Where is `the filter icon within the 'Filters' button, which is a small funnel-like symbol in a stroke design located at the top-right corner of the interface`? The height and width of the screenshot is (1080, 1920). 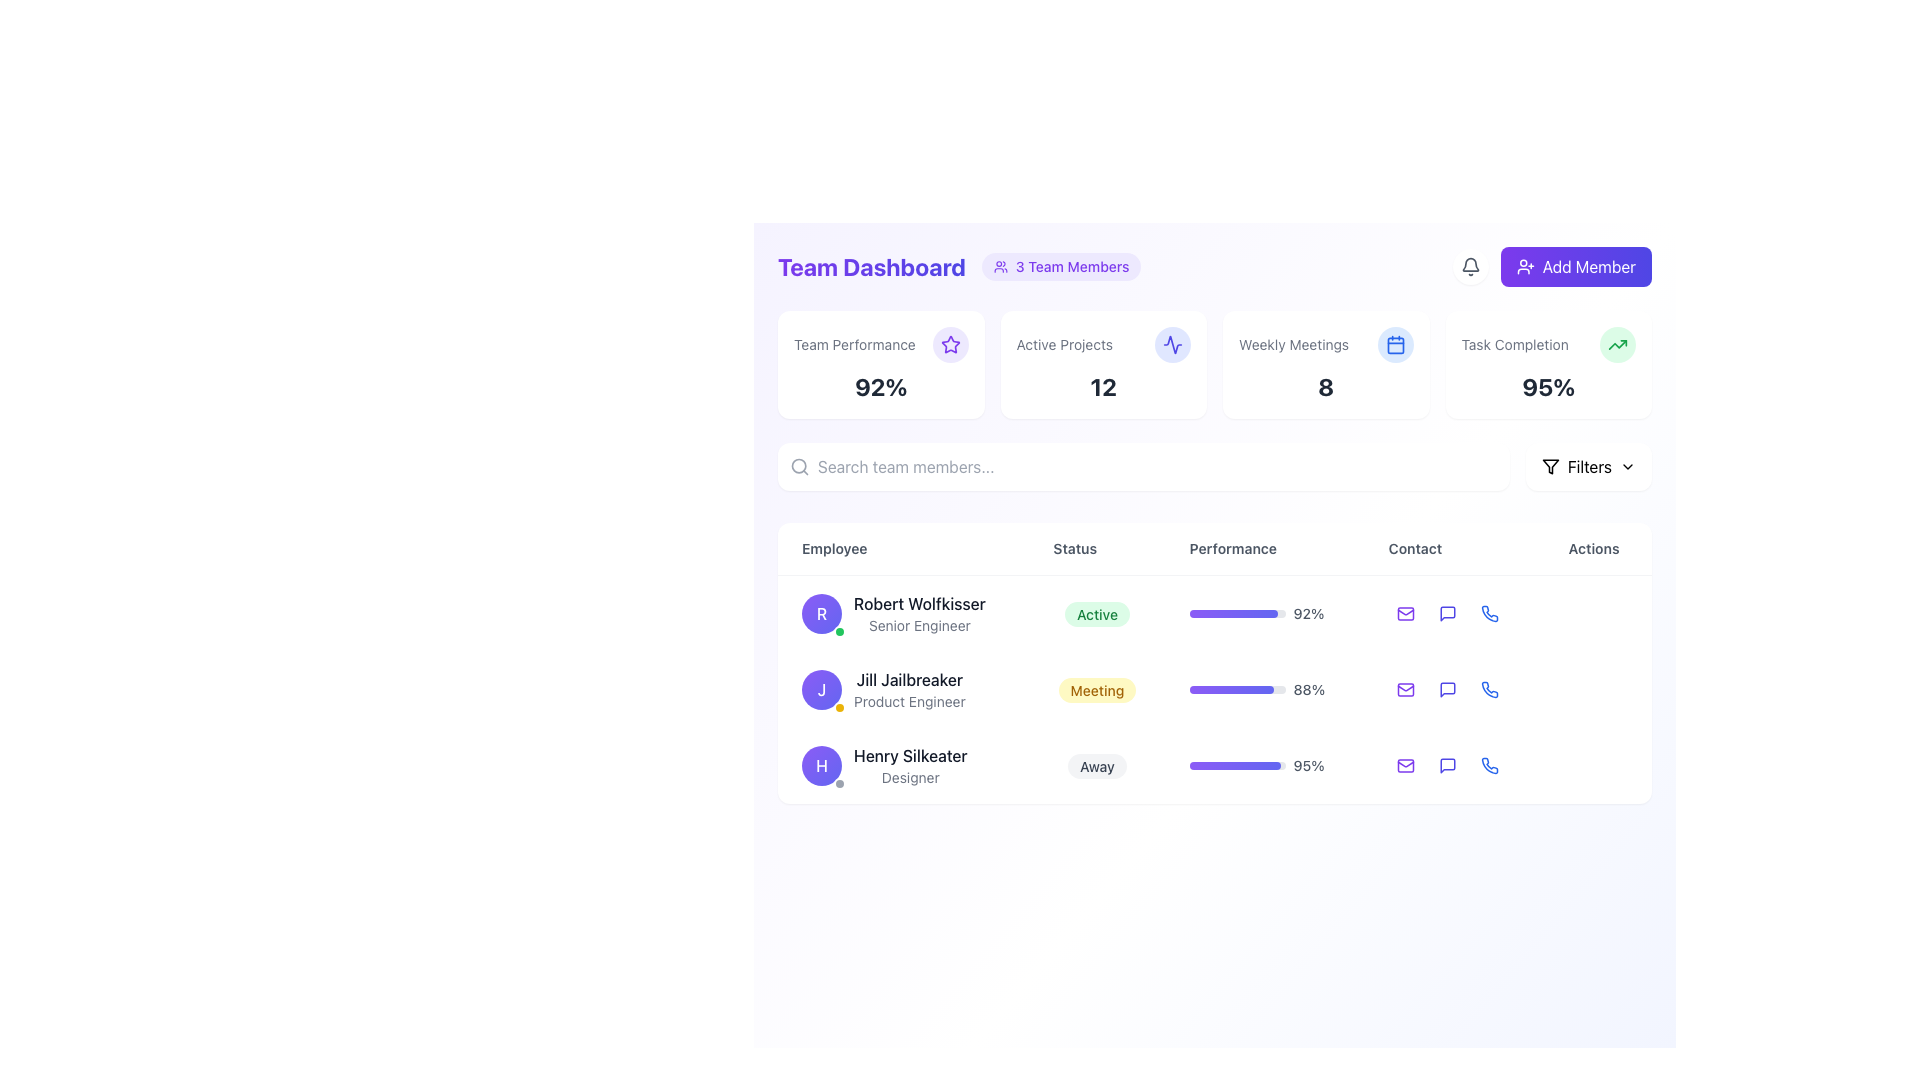
the filter icon within the 'Filters' button, which is a small funnel-like symbol in a stroke design located at the top-right corner of the interface is located at coordinates (1549, 466).